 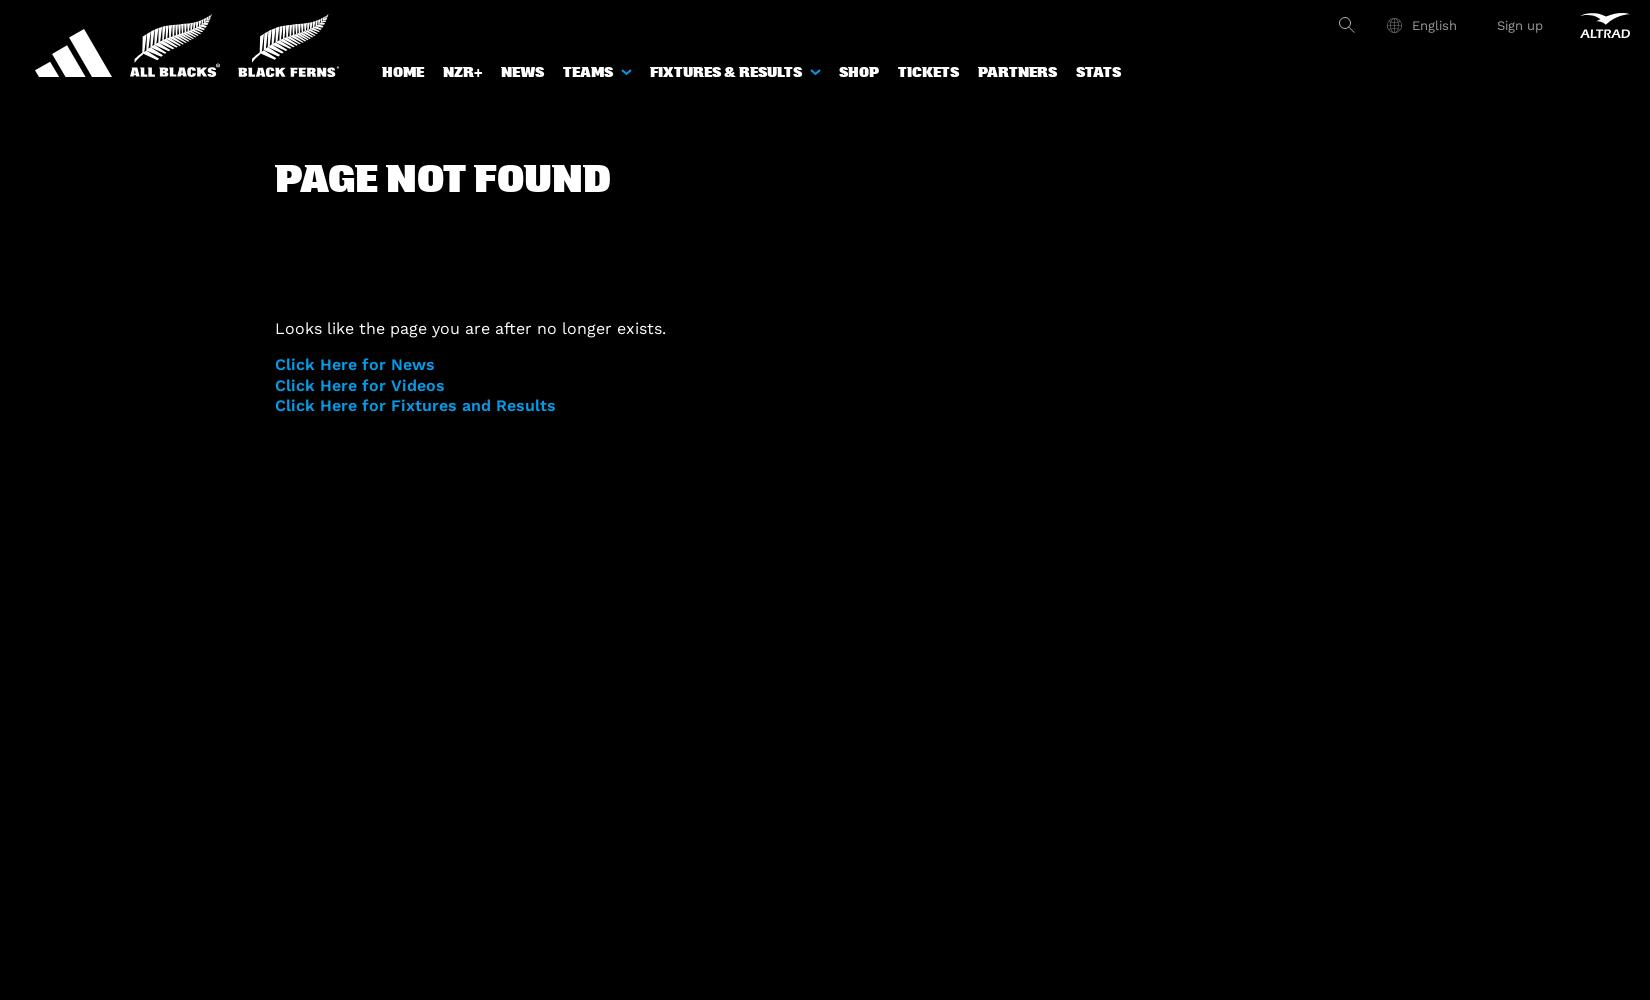 I want to click on 'Click Here for Videos', so click(x=360, y=384).